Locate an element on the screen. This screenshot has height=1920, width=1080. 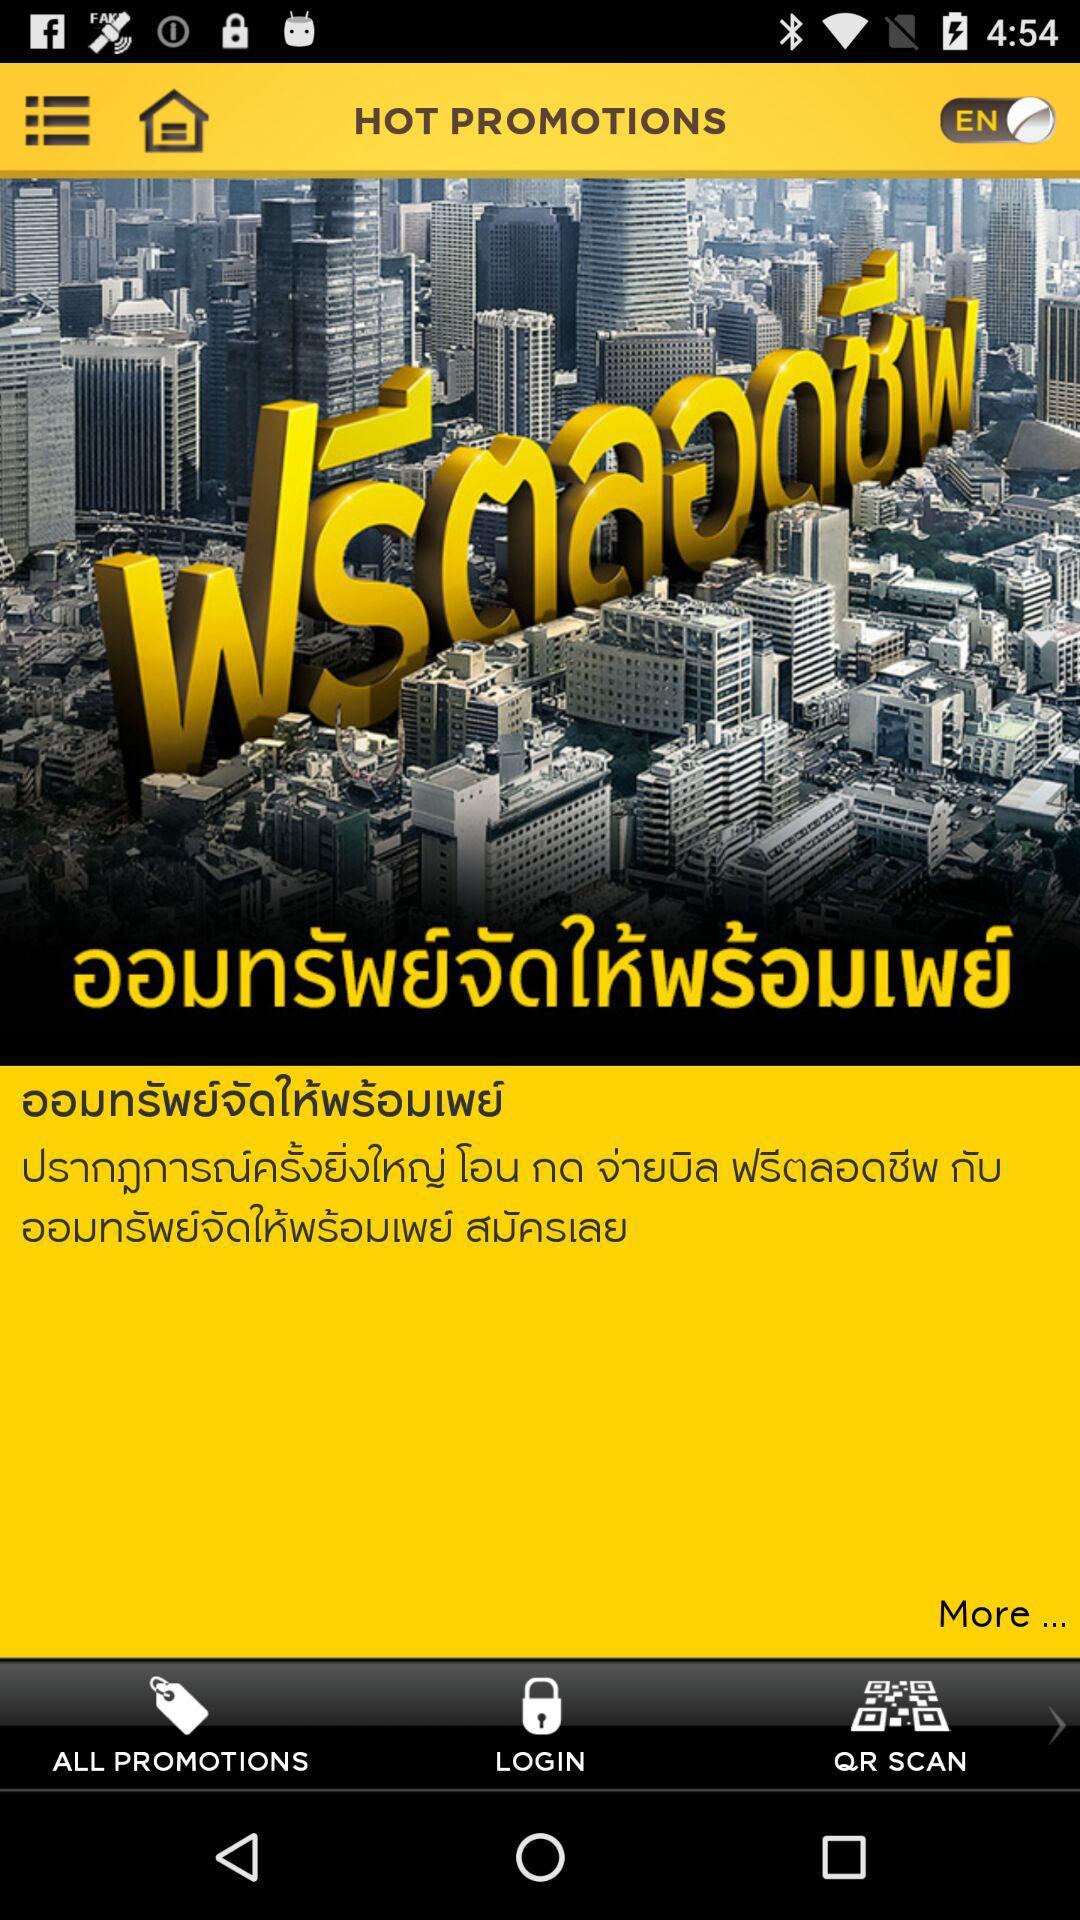
home page icon is located at coordinates (172, 119).